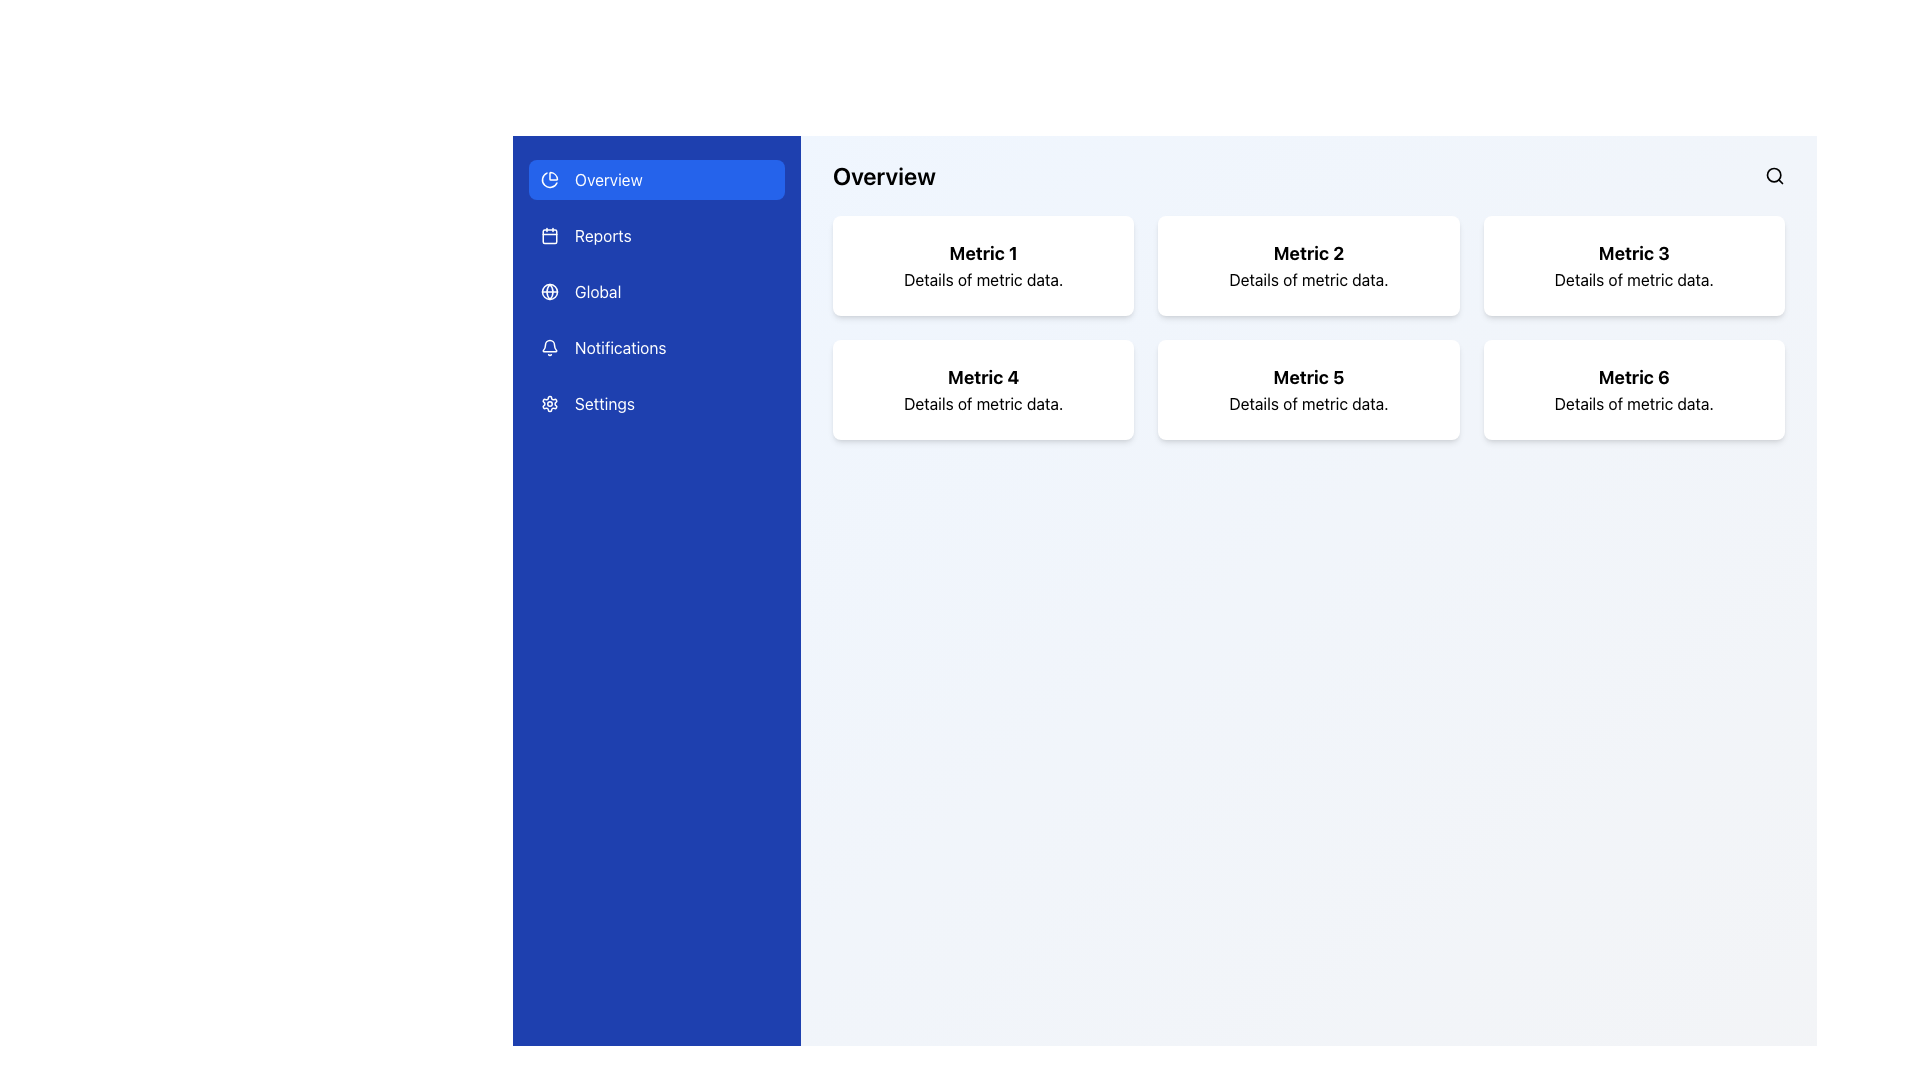 The width and height of the screenshot is (1920, 1080). Describe the element at coordinates (657, 234) in the screenshot. I see `the navigation button located in the vertically stacked menu on the left side of the interface` at that location.